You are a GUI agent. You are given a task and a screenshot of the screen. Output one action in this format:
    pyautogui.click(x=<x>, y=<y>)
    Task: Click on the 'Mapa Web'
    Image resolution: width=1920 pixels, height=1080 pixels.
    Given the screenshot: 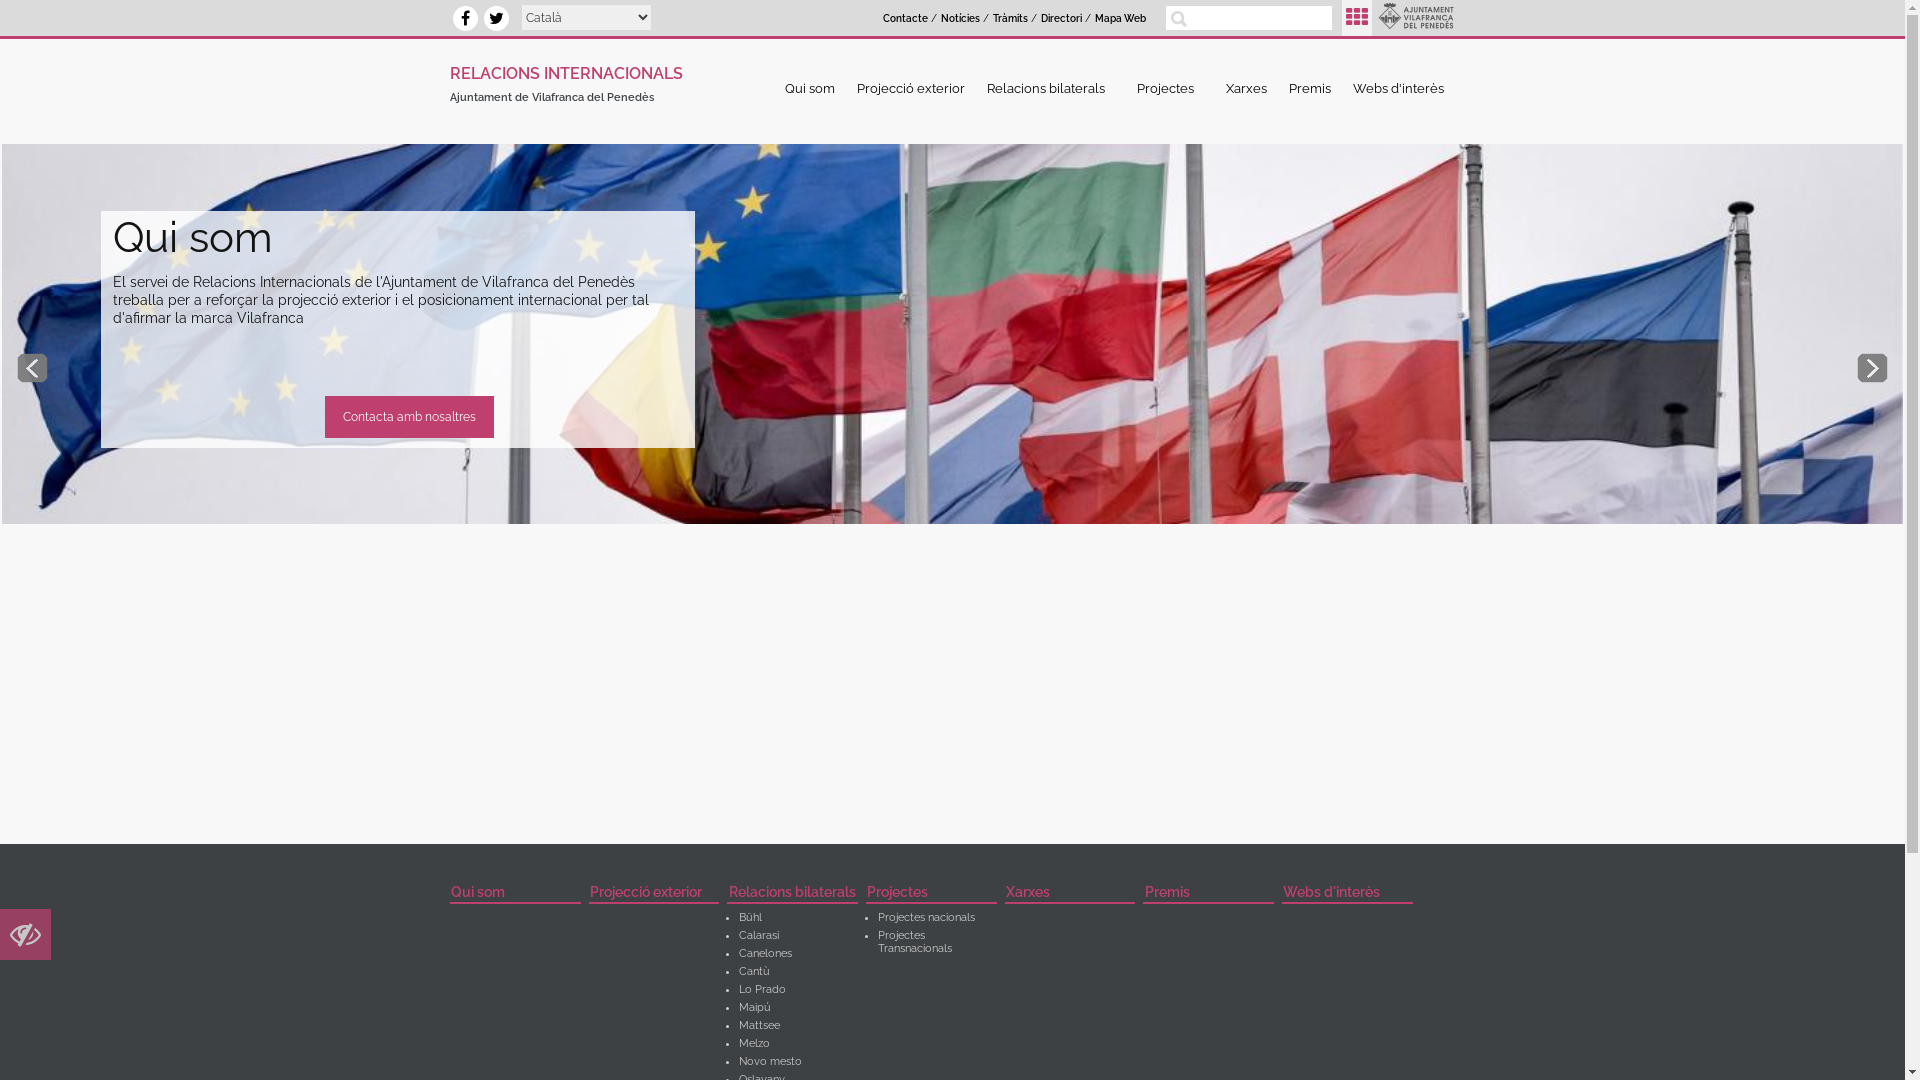 What is the action you would take?
    pyautogui.click(x=1120, y=19)
    